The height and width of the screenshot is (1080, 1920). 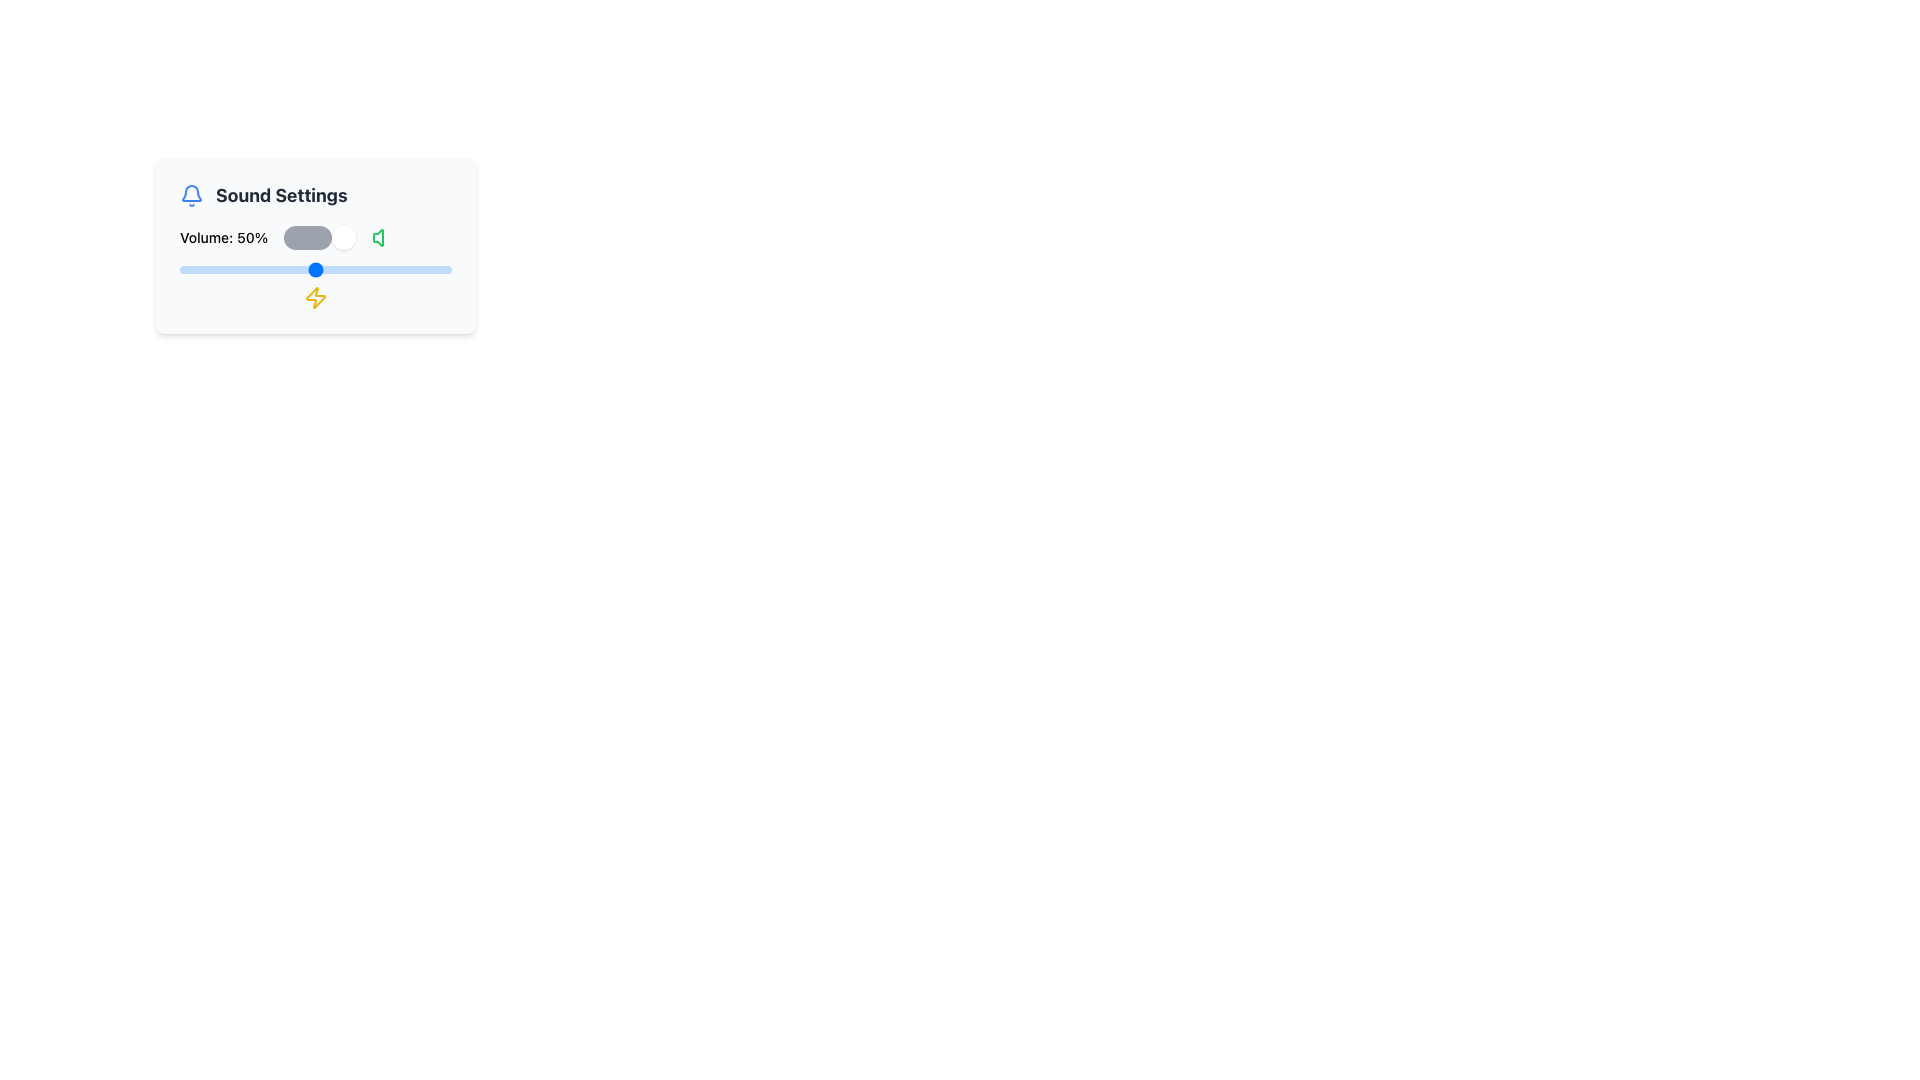 I want to click on the volume, so click(x=412, y=270).